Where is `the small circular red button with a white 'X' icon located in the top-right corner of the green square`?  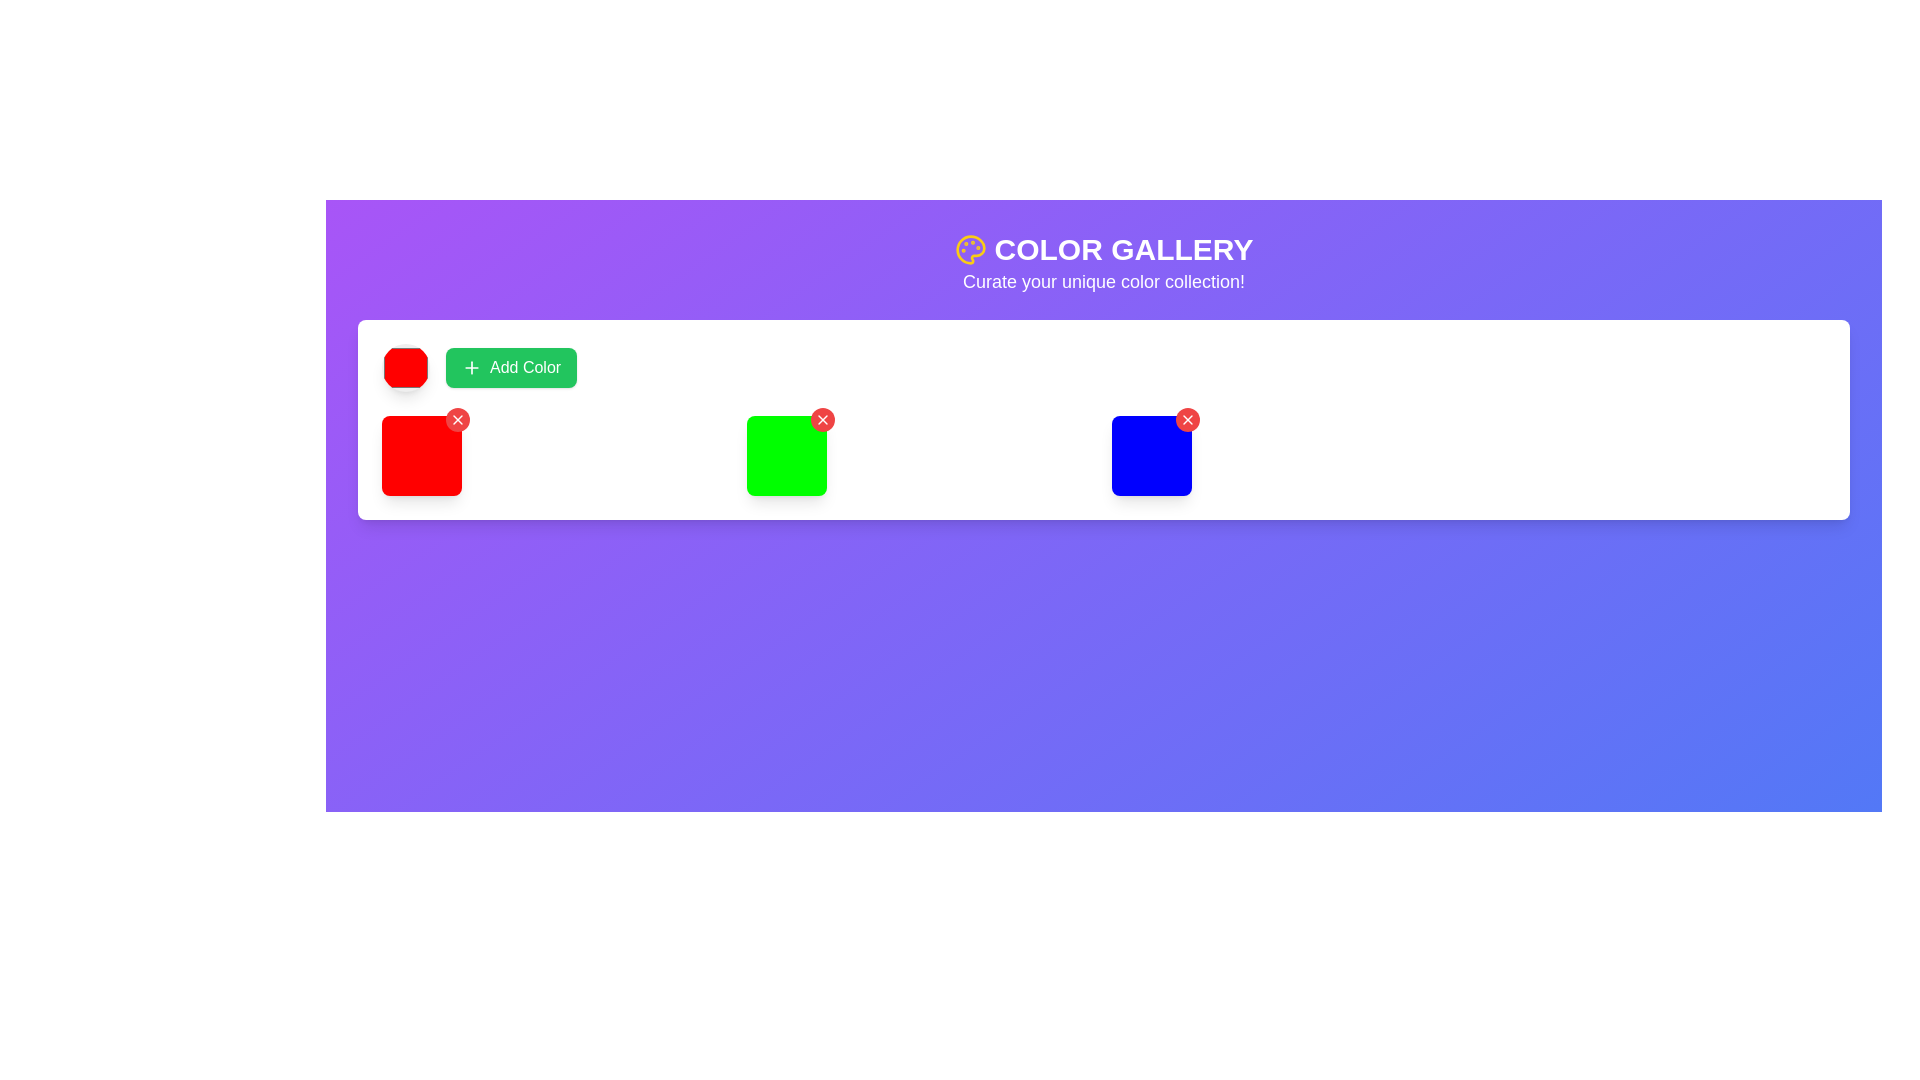 the small circular red button with a white 'X' icon located in the top-right corner of the green square is located at coordinates (822, 419).